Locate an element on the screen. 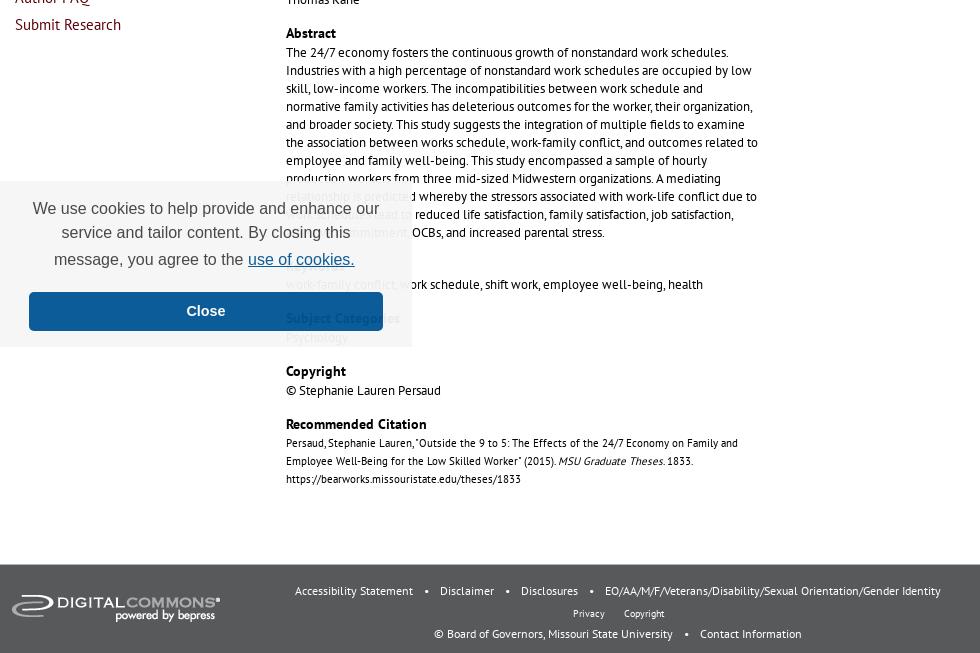 This screenshot has width=980, height=653. 'work-family conflict, work schedule, shift work, employee well-being, health' is located at coordinates (494, 284).